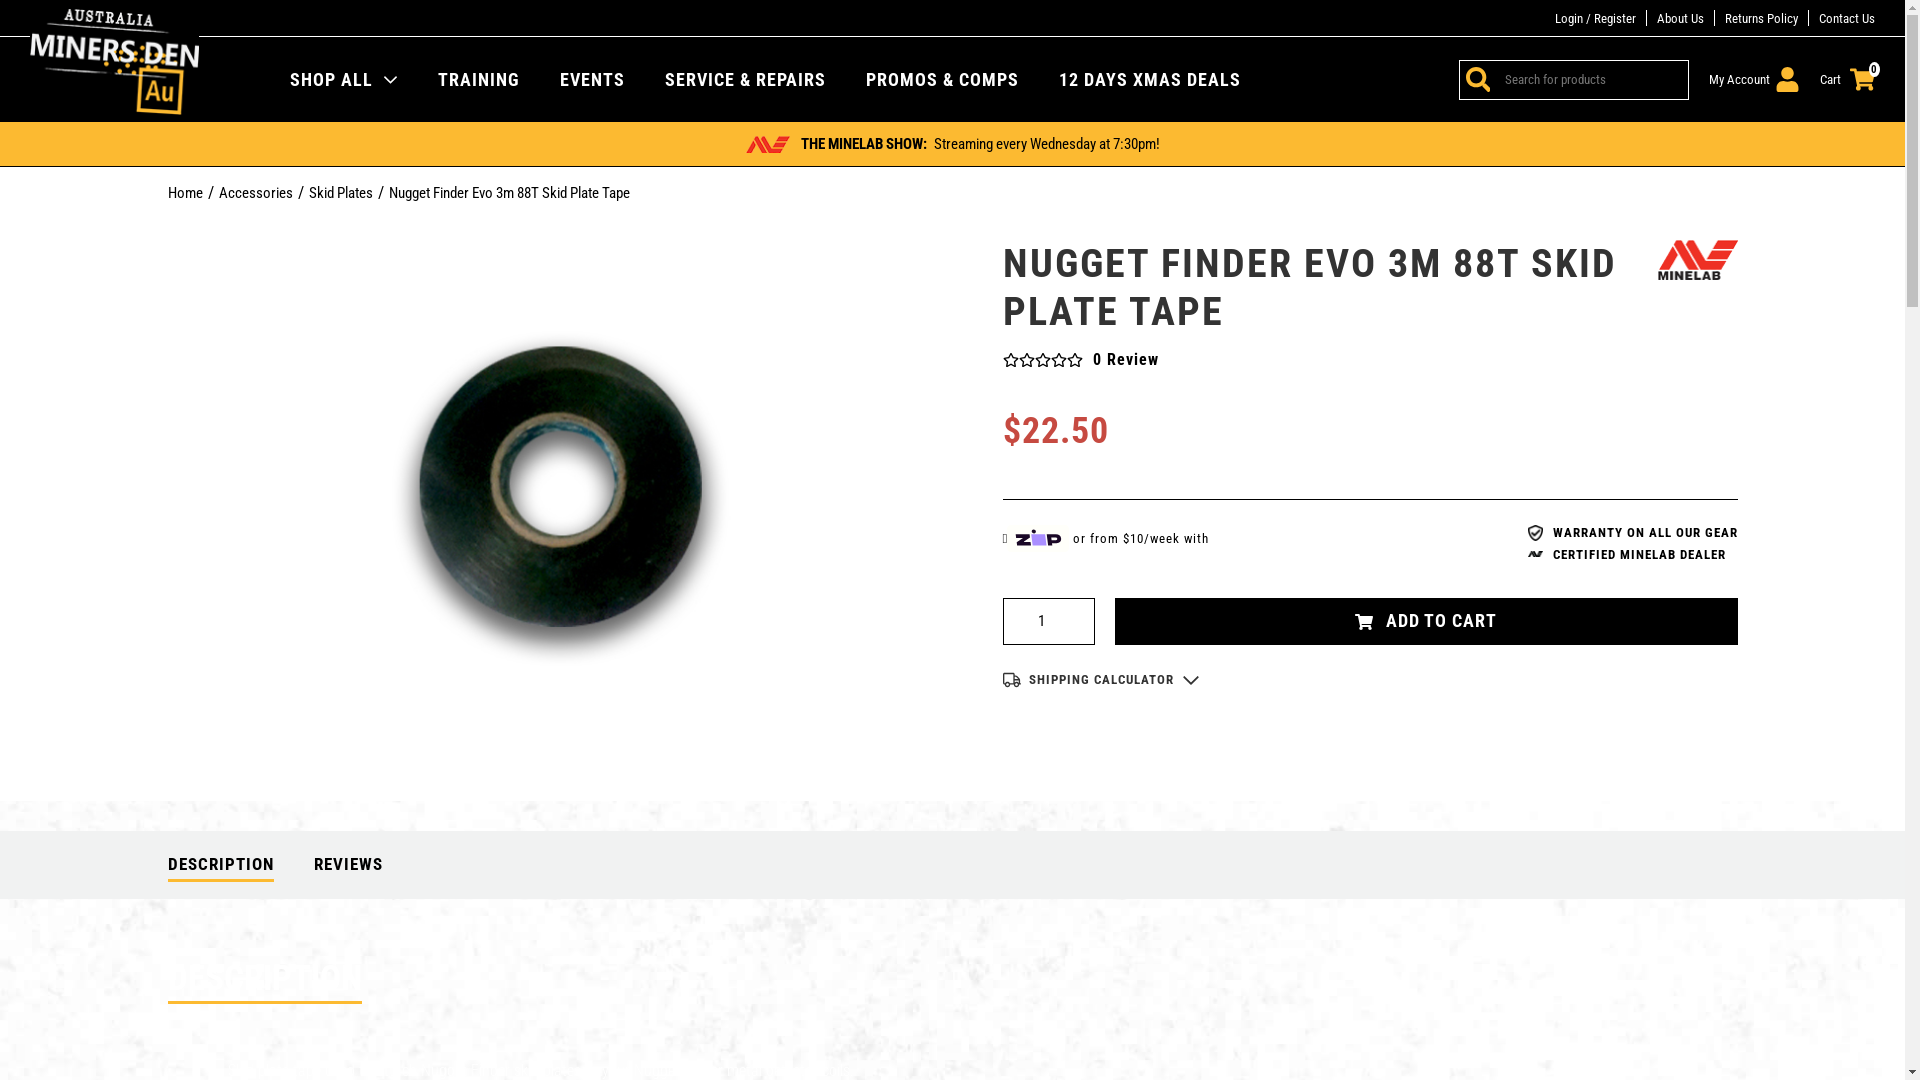 The width and height of the screenshot is (1920, 1080). Describe the element at coordinates (1846, 18) in the screenshot. I see `'Contact Us'` at that location.